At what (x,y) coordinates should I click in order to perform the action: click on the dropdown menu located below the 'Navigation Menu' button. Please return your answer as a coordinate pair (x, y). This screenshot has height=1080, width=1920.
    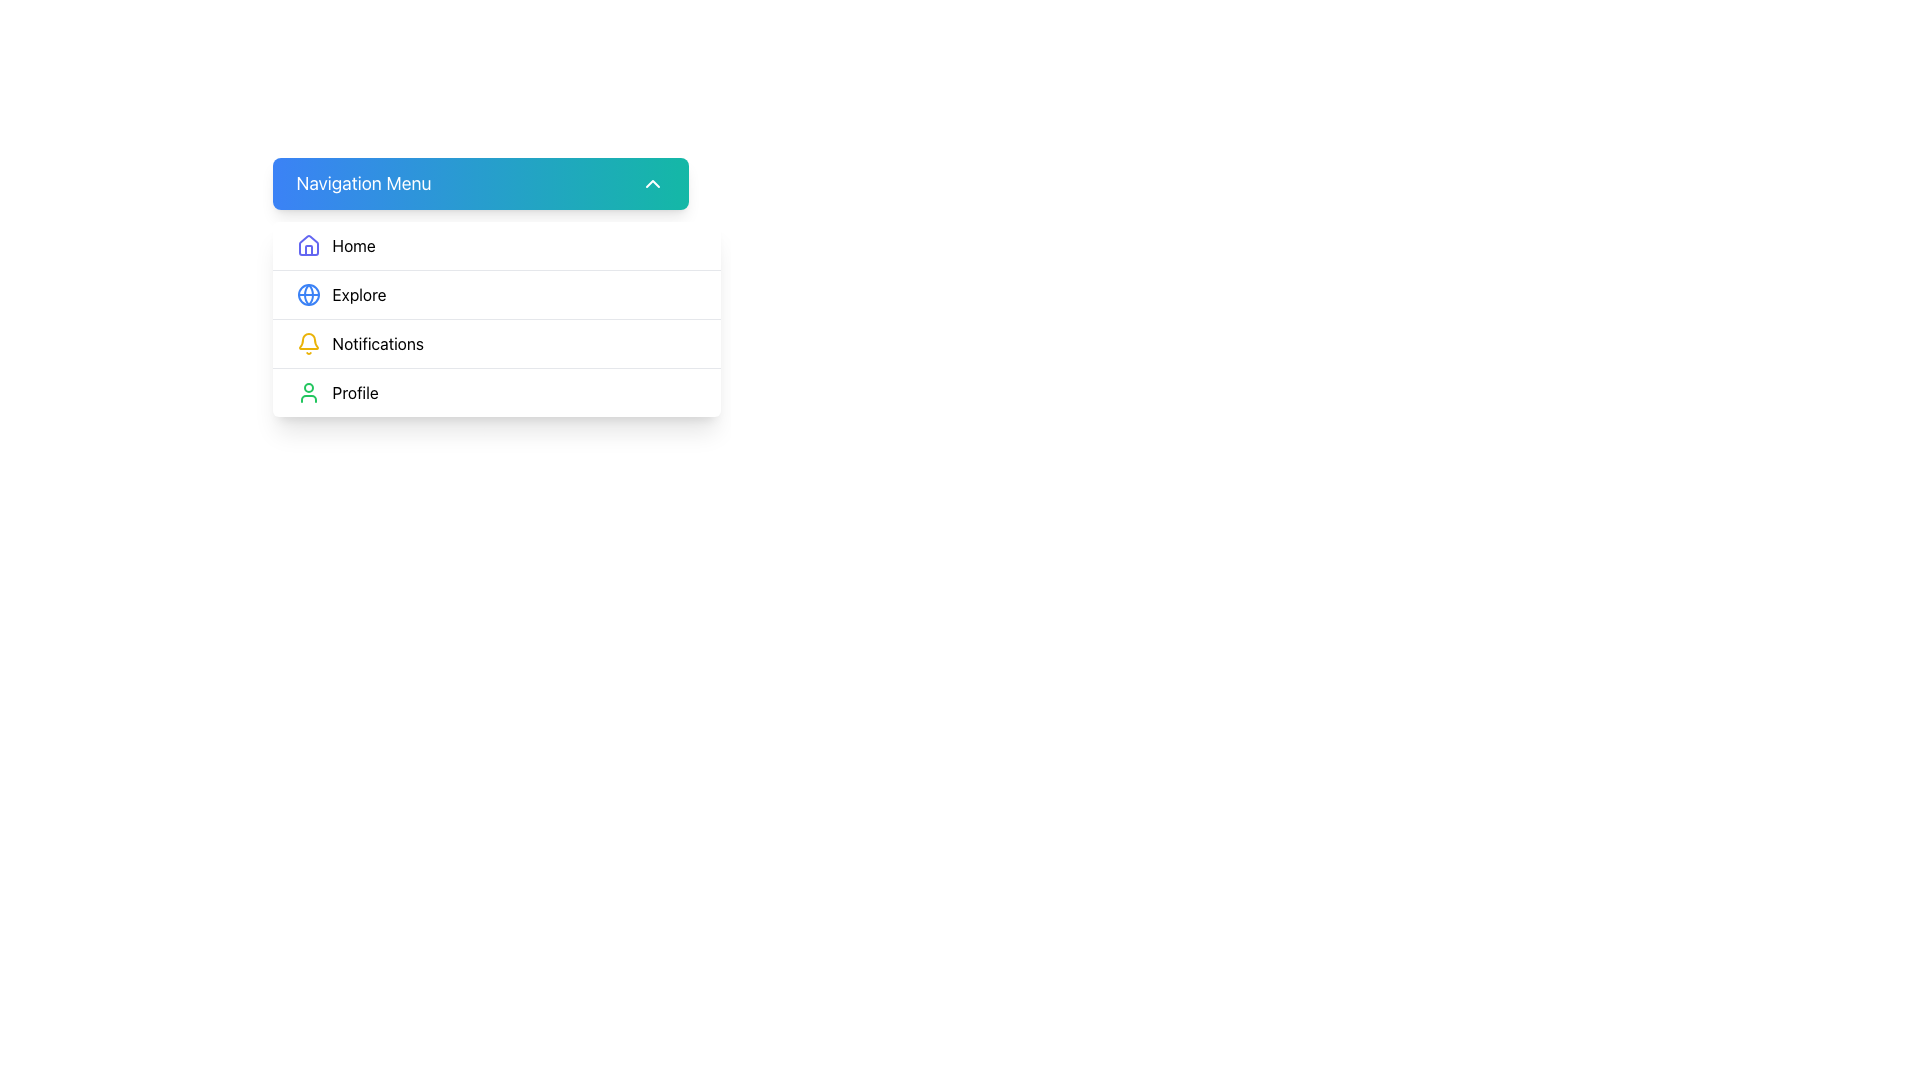
    Looking at the image, I should click on (496, 318).